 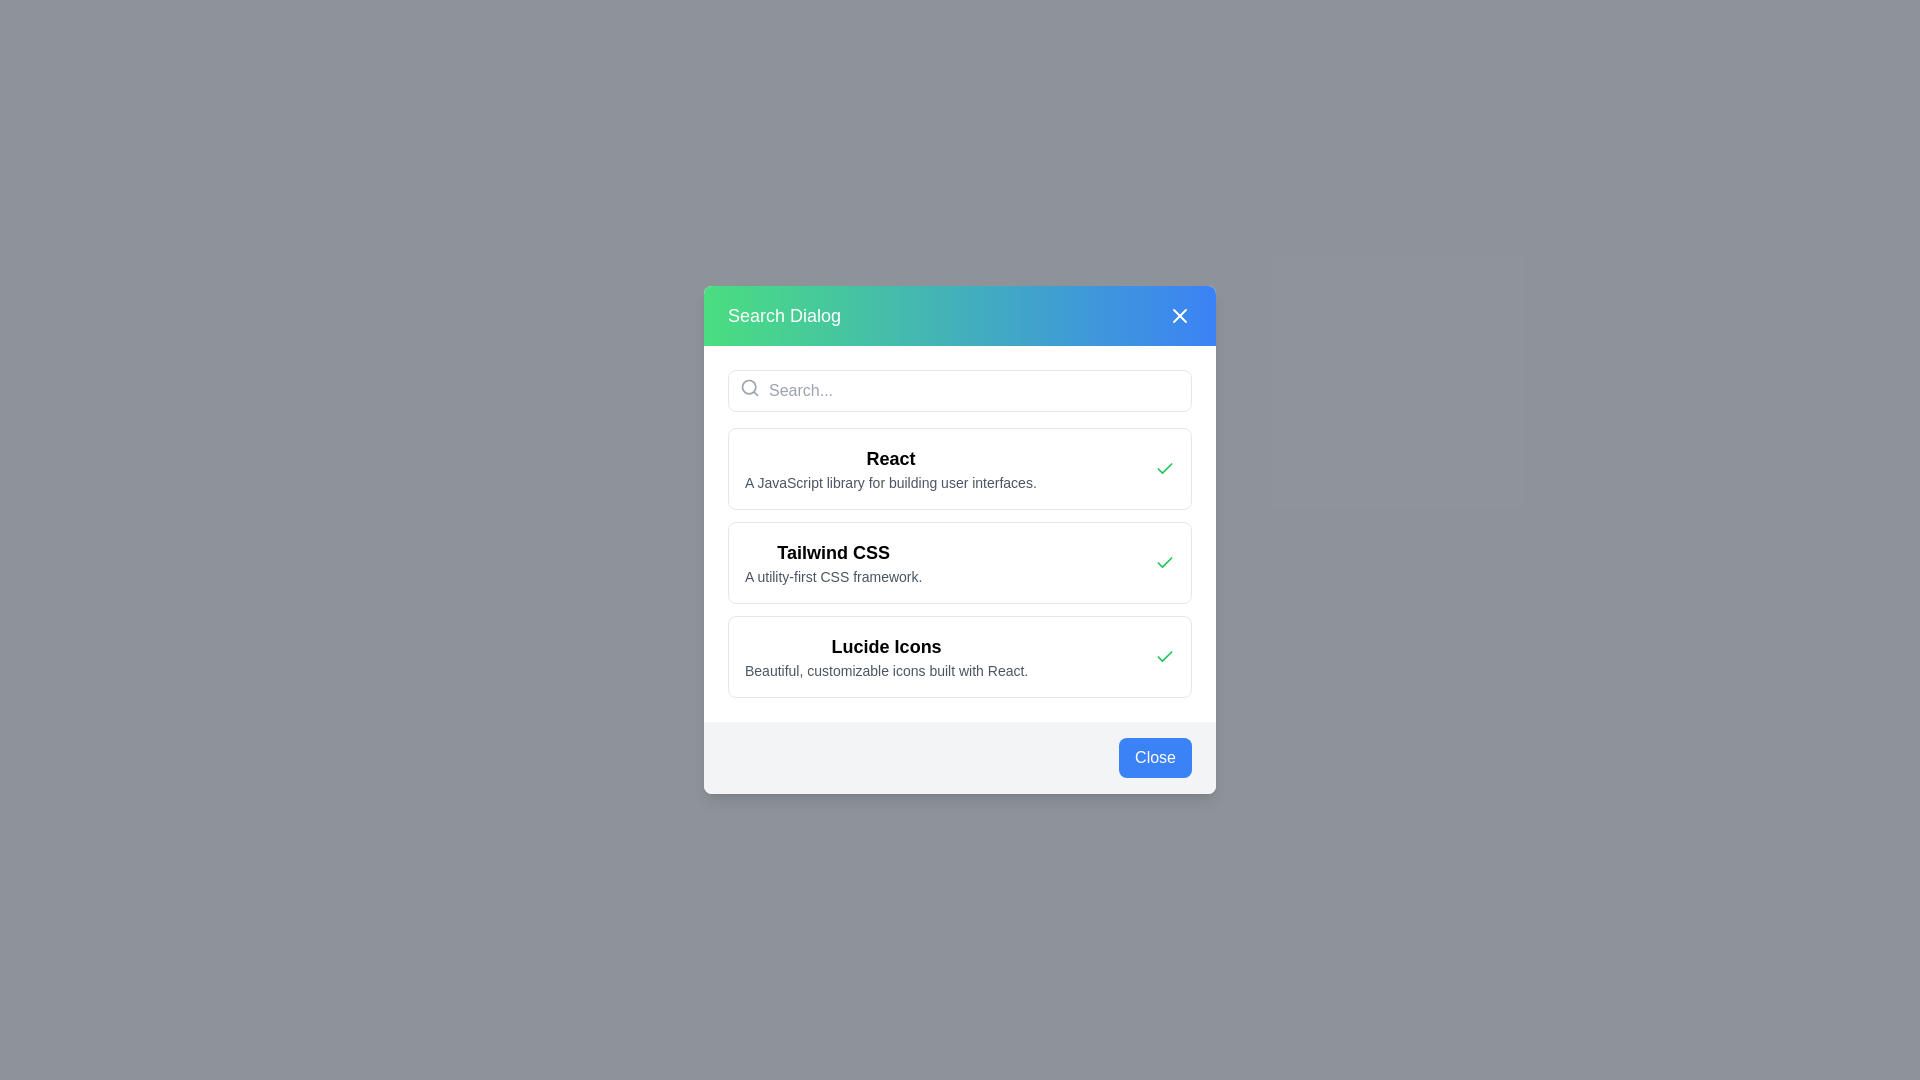 What do you see at coordinates (960, 656) in the screenshot?
I see `the third list item titled 'Lucide Icons', which has a white background, bold text, and a green checkmark icon` at bounding box center [960, 656].